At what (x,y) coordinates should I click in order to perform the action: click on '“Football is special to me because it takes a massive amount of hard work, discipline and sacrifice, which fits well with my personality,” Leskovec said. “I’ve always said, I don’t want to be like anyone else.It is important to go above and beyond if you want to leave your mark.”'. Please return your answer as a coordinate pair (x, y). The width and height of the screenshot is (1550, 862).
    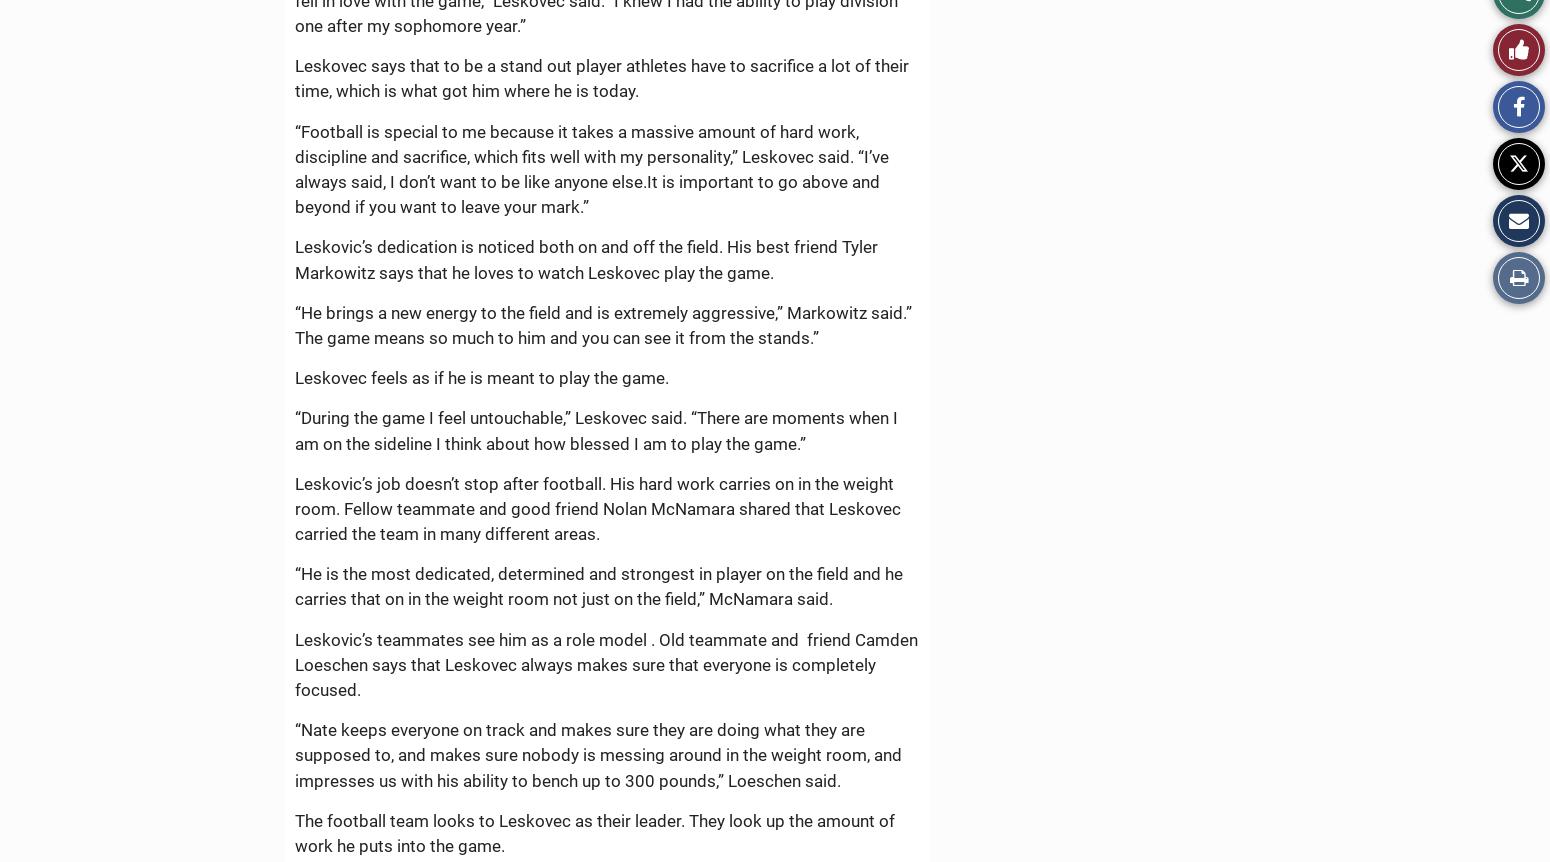
    Looking at the image, I should click on (591, 169).